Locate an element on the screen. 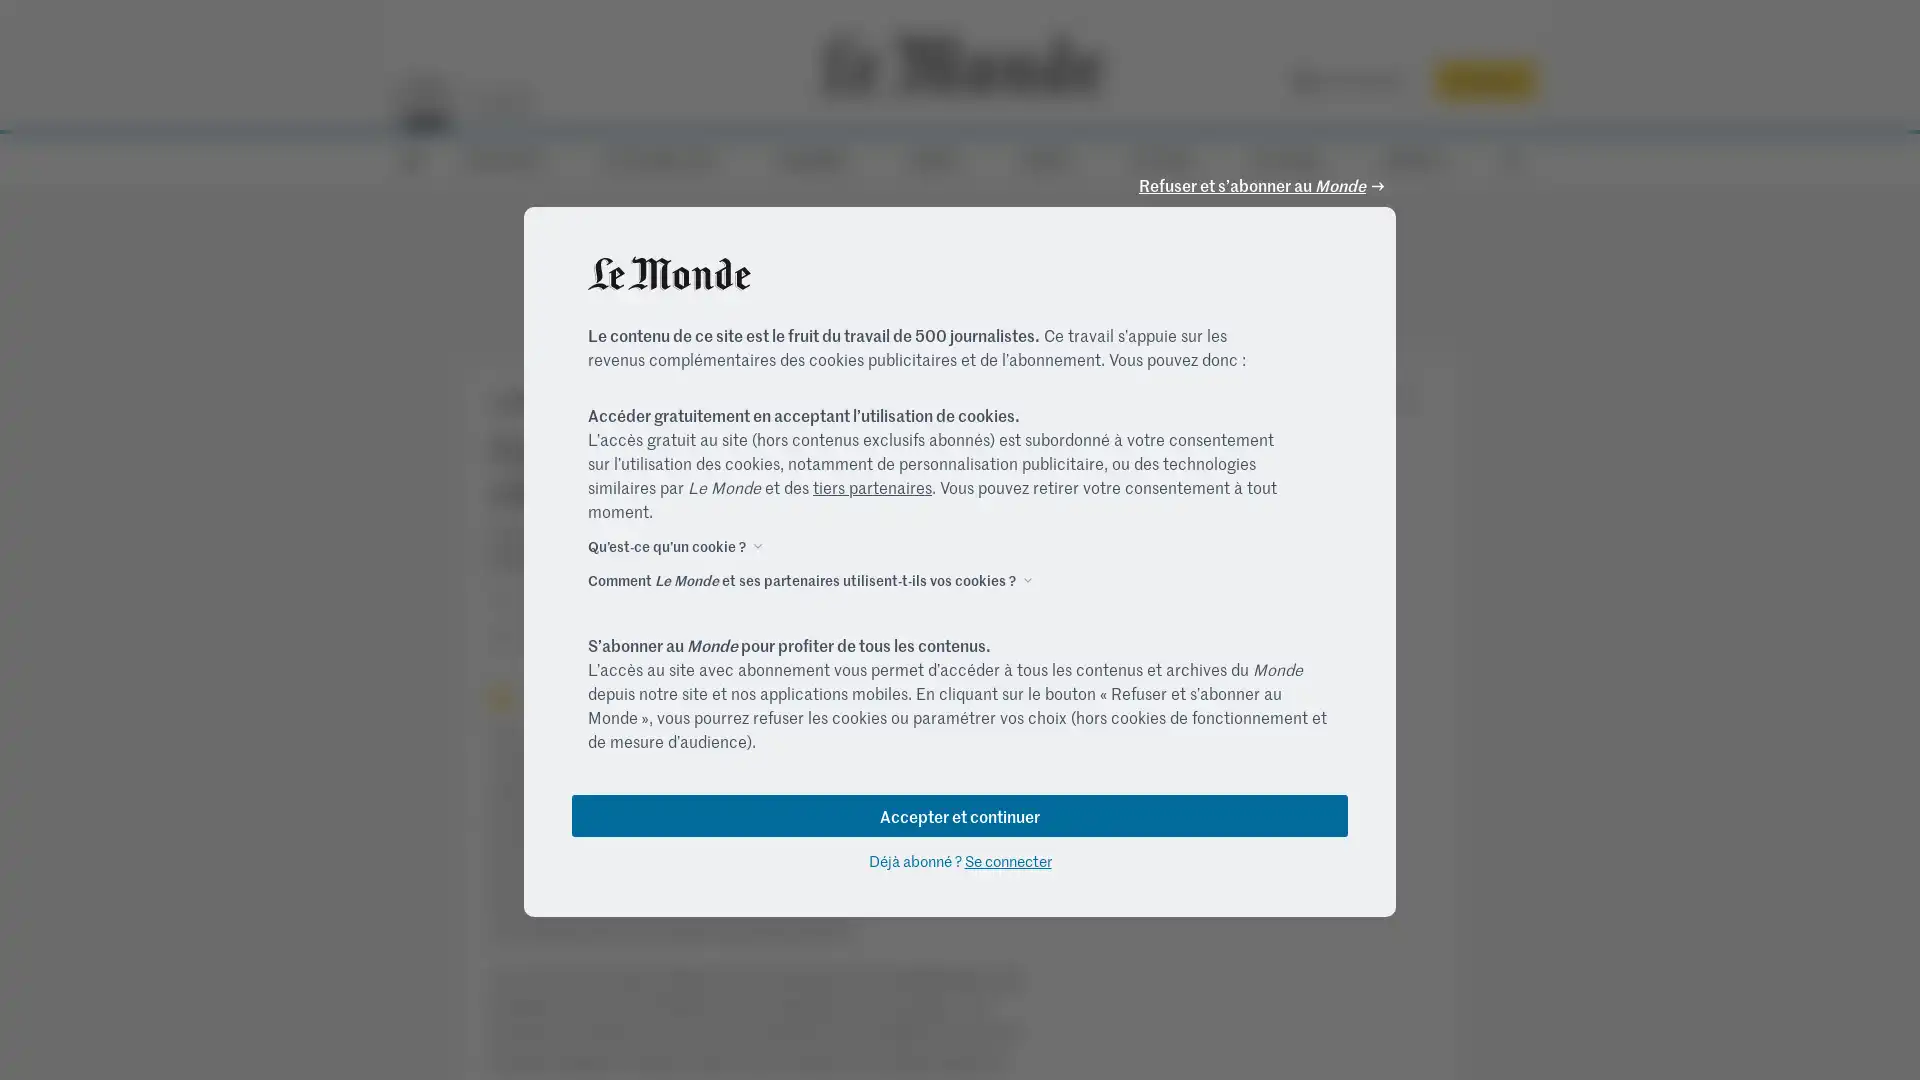  Partage desactive is located at coordinates (1362, 397).